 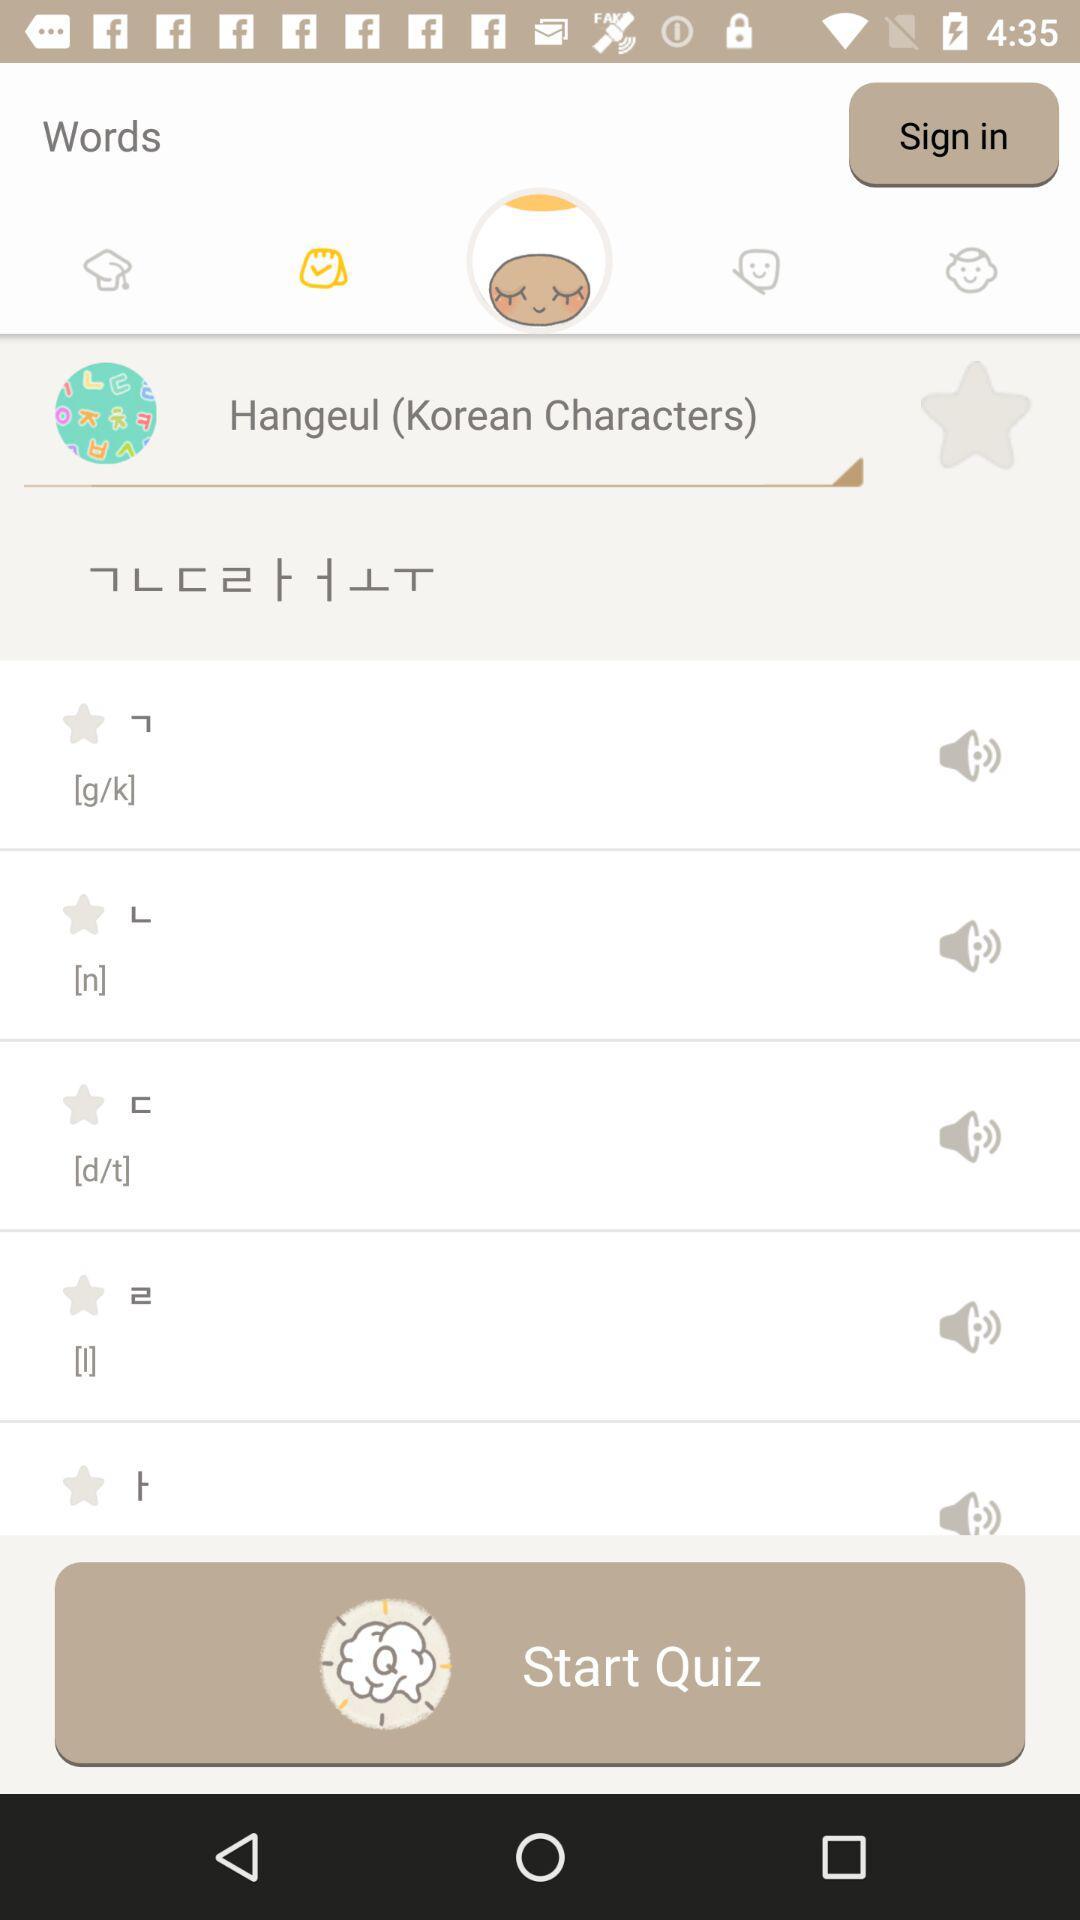 What do you see at coordinates (975, 414) in the screenshot?
I see `item to the right of the hangeul (korean characters)` at bounding box center [975, 414].